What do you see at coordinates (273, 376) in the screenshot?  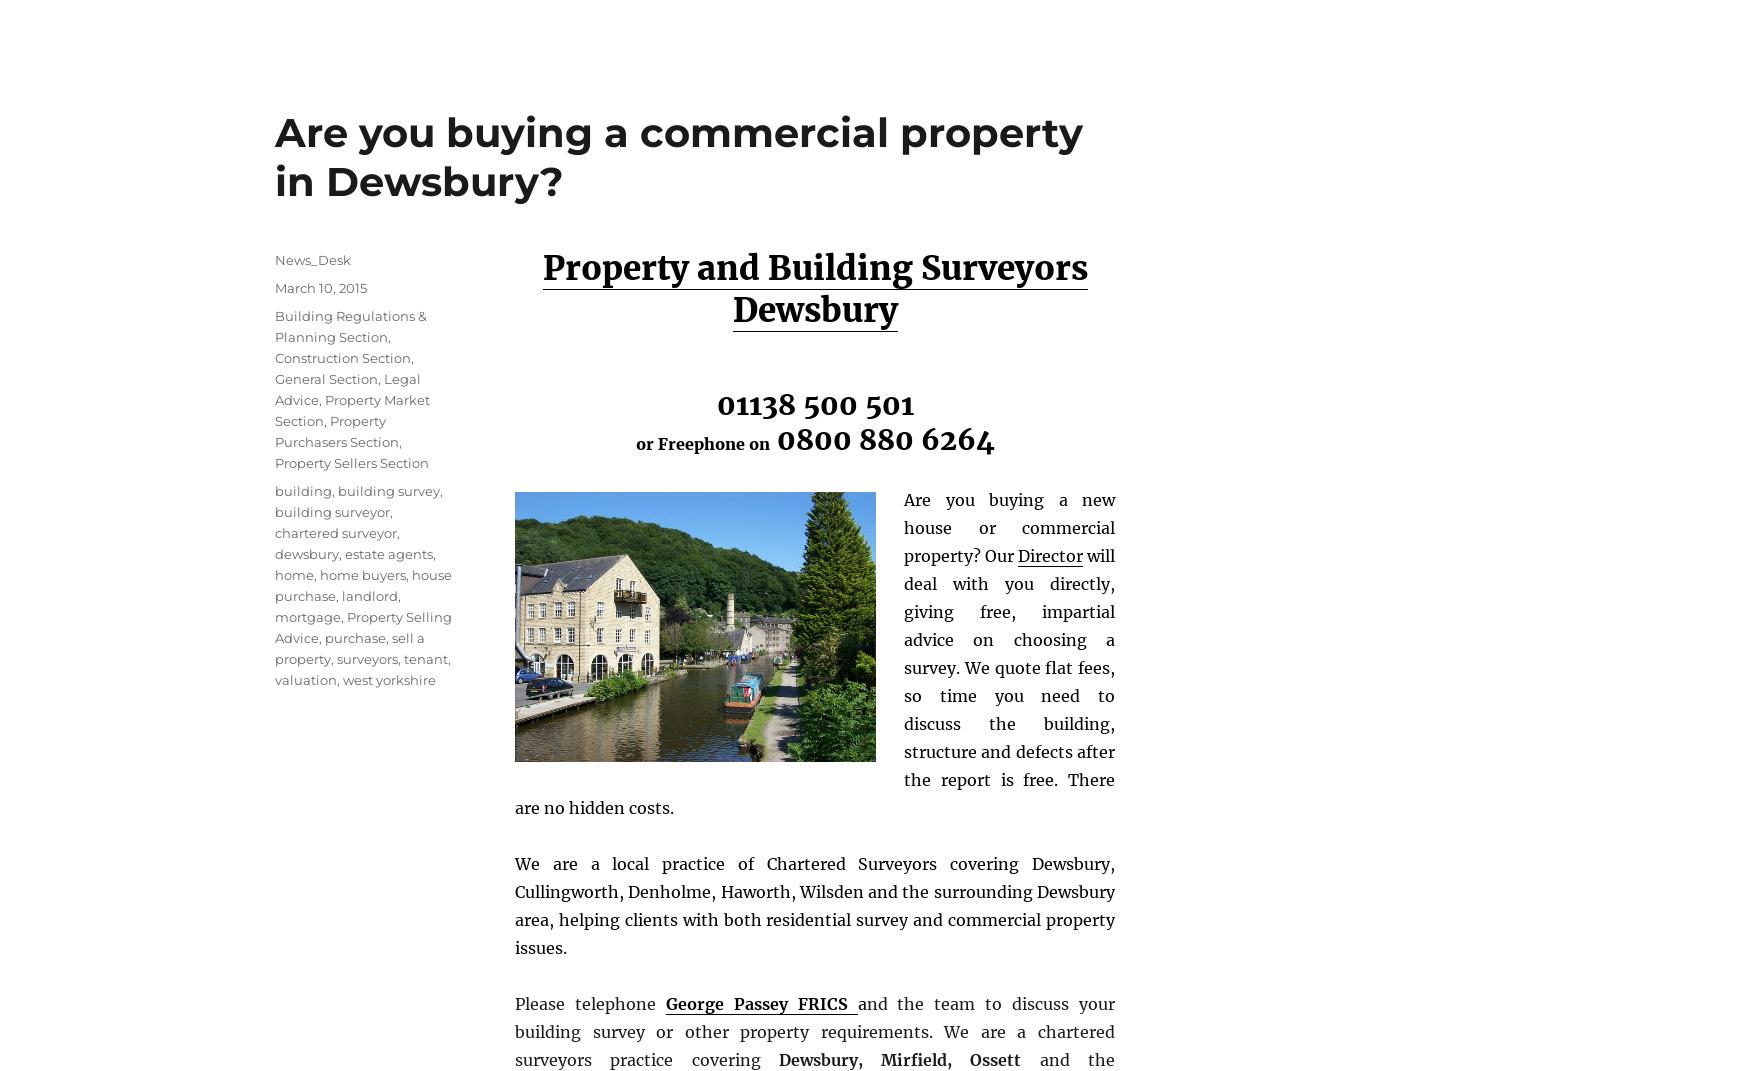 I see `'General Section'` at bounding box center [273, 376].